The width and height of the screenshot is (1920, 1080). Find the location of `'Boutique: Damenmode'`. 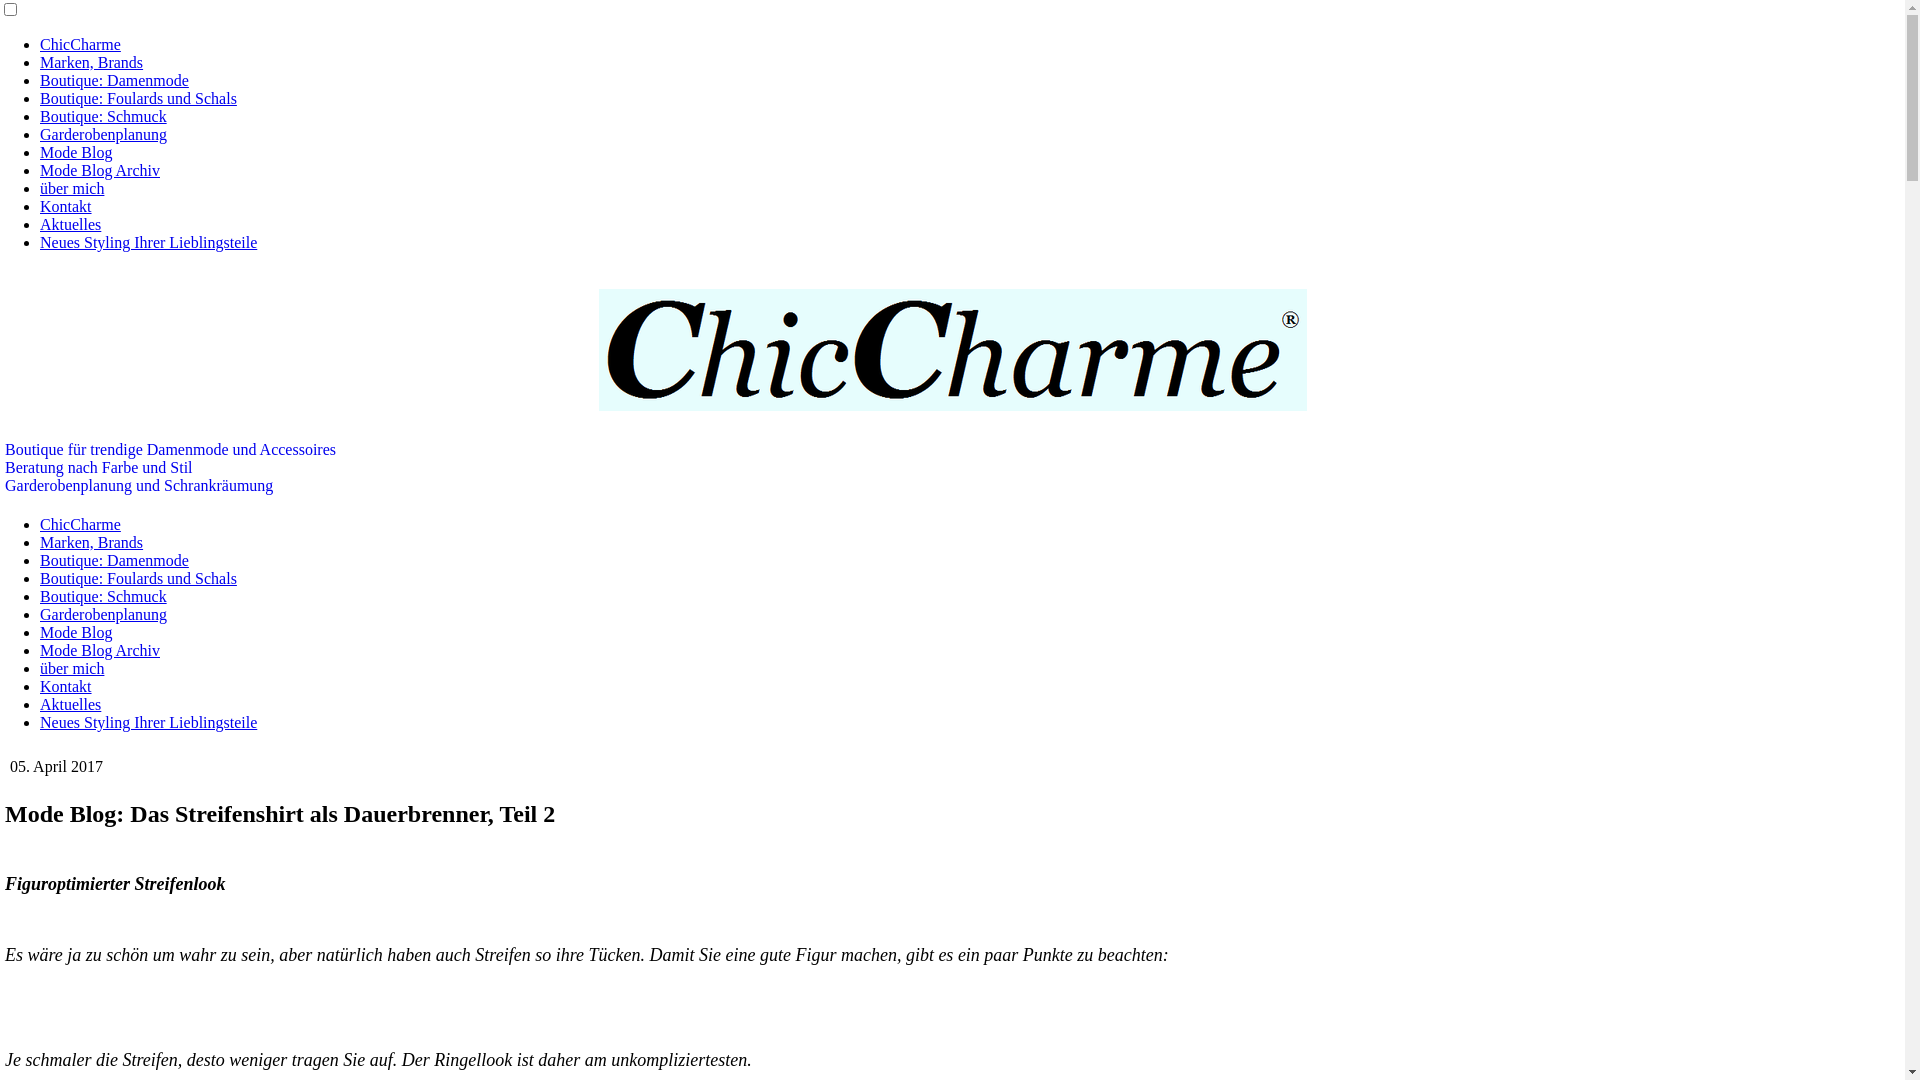

'Boutique: Damenmode' is located at coordinates (113, 79).